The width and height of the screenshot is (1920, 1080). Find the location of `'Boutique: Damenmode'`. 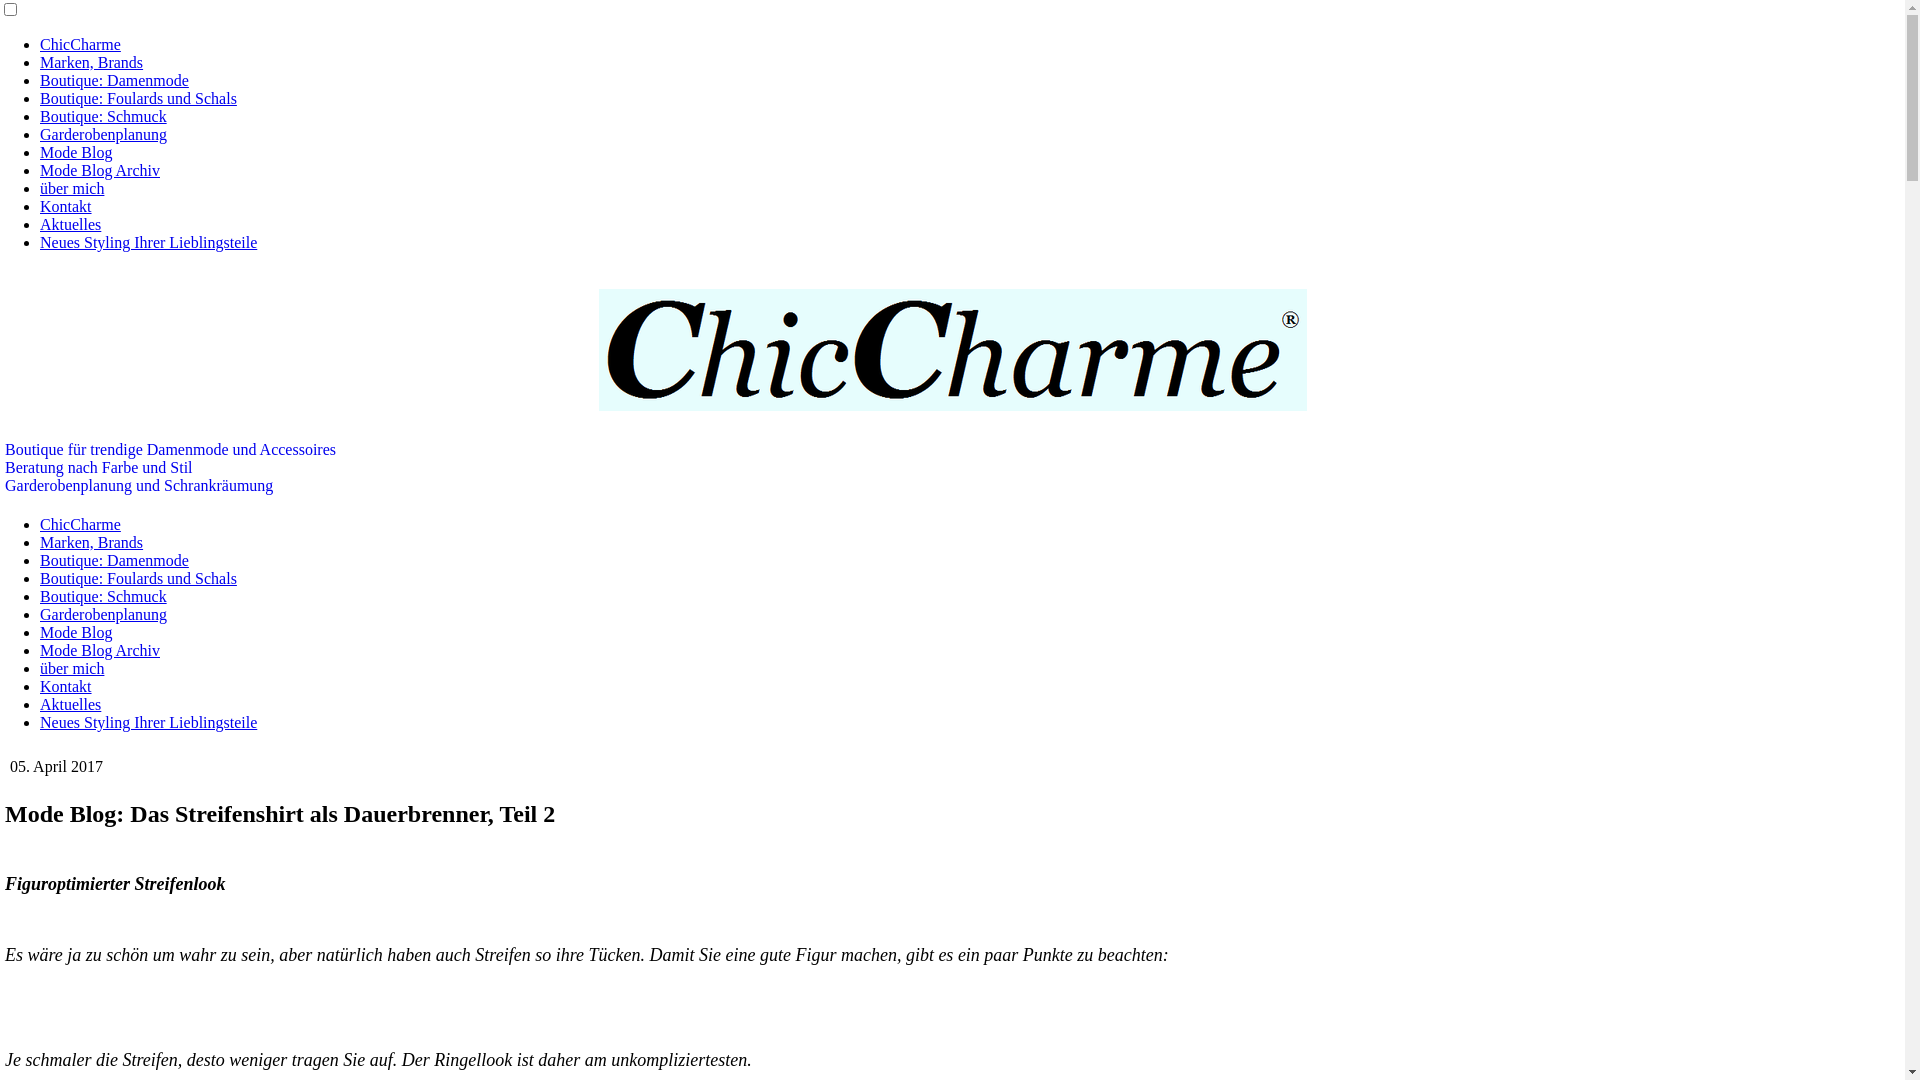

'Boutique: Damenmode' is located at coordinates (113, 79).